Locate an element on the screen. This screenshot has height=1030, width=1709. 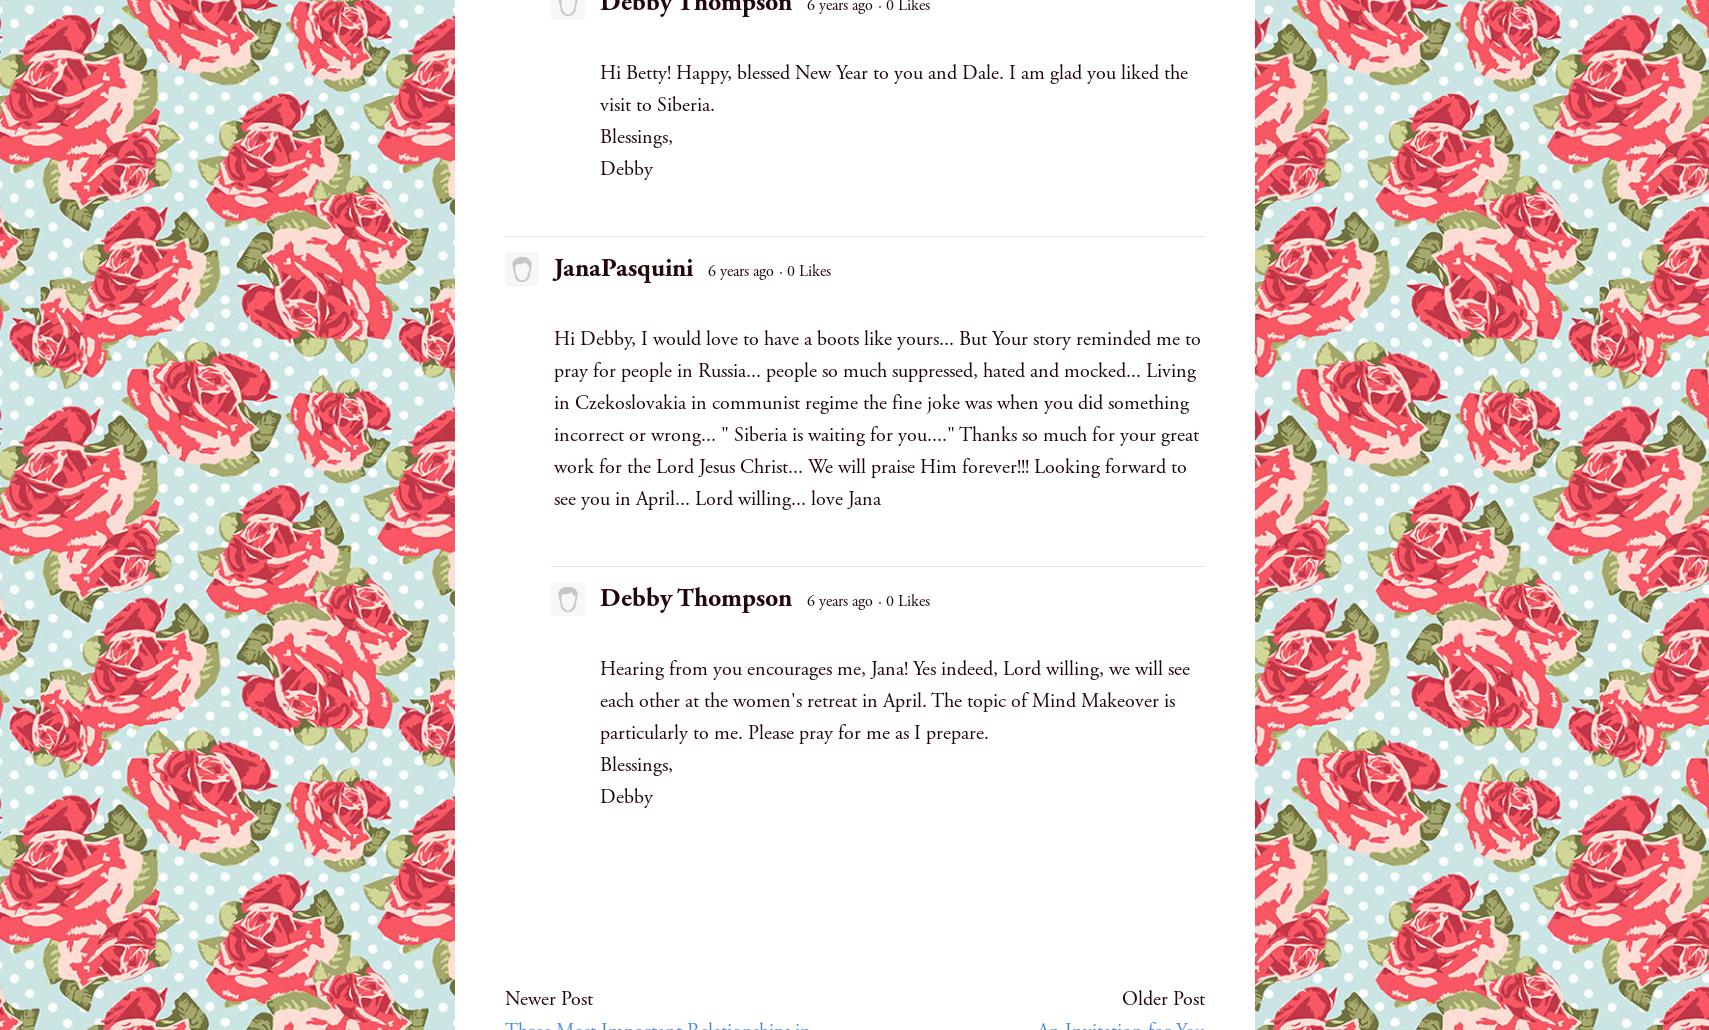
'JanaPasquini' is located at coordinates (621, 266).